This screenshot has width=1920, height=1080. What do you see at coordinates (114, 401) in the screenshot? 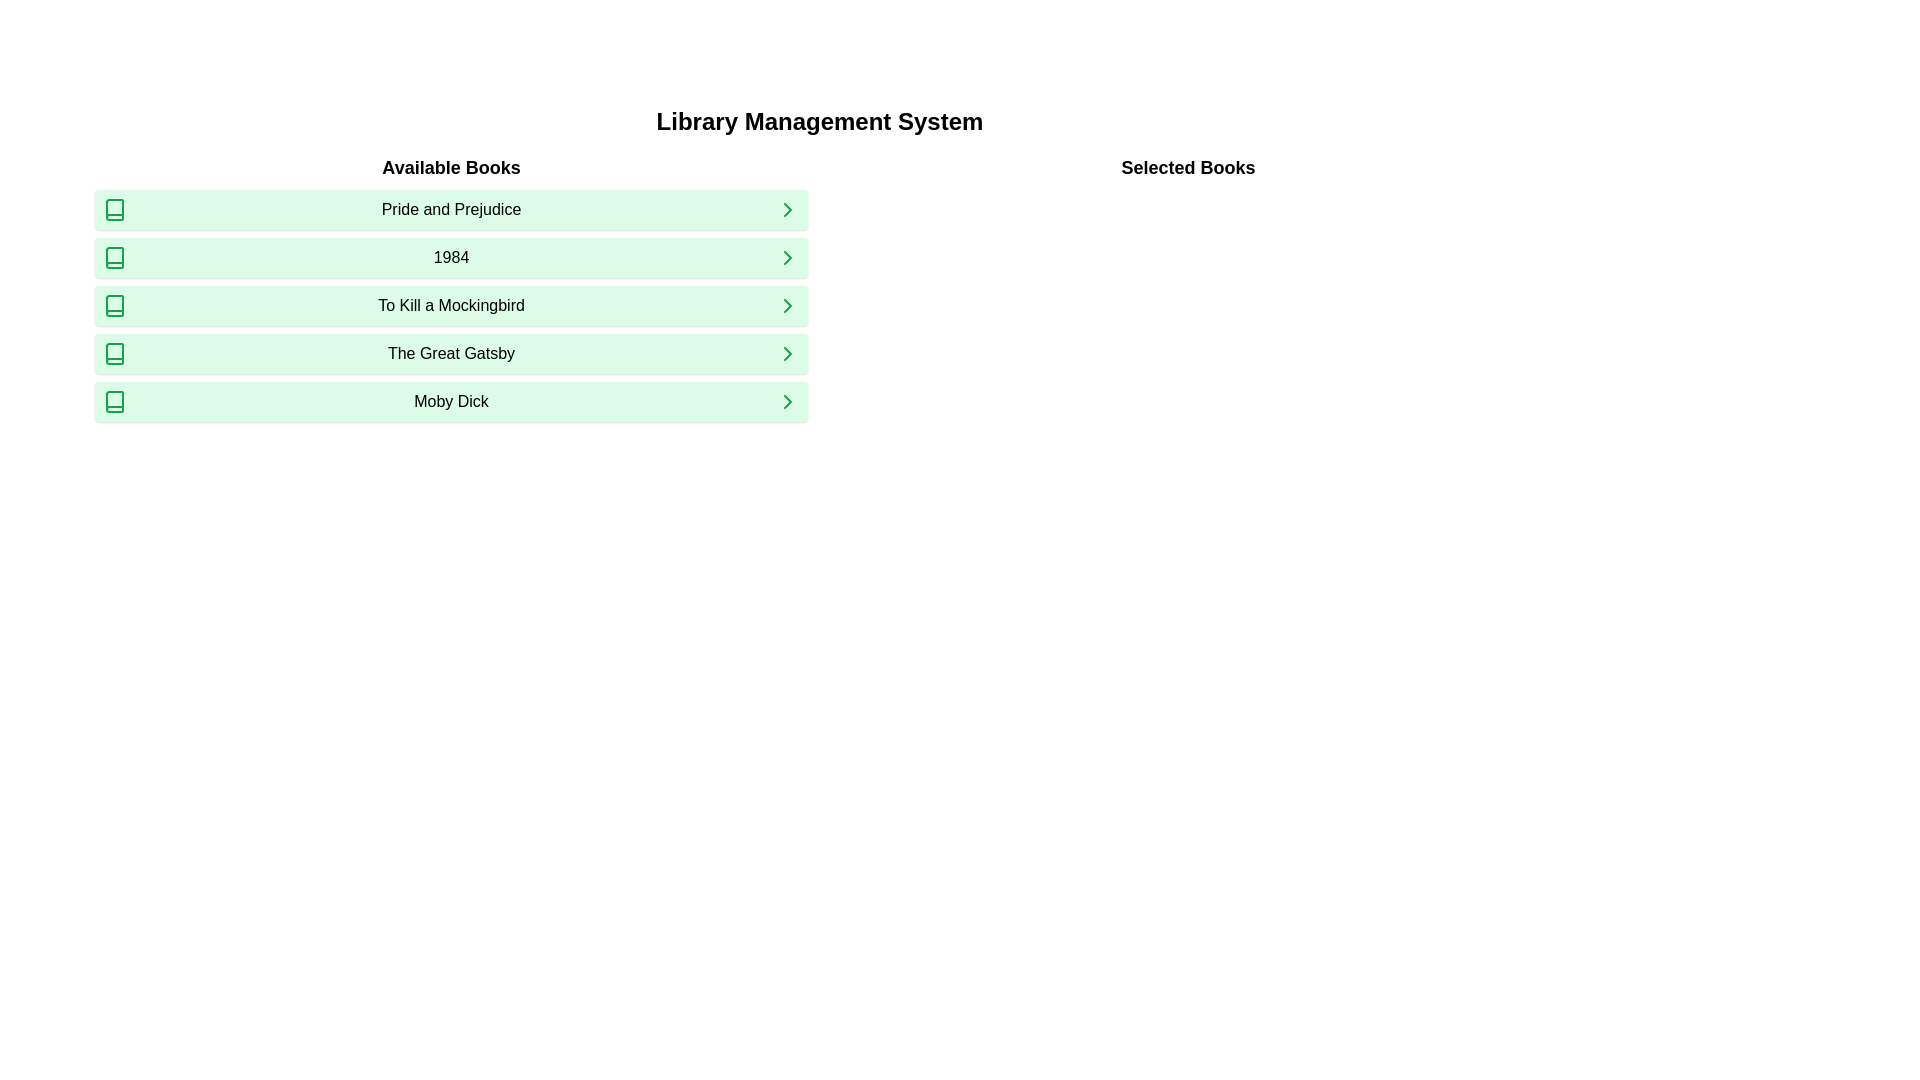
I see `the small green book icon located in the fifth row next to 'Moby Dick'` at bounding box center [114, 401].